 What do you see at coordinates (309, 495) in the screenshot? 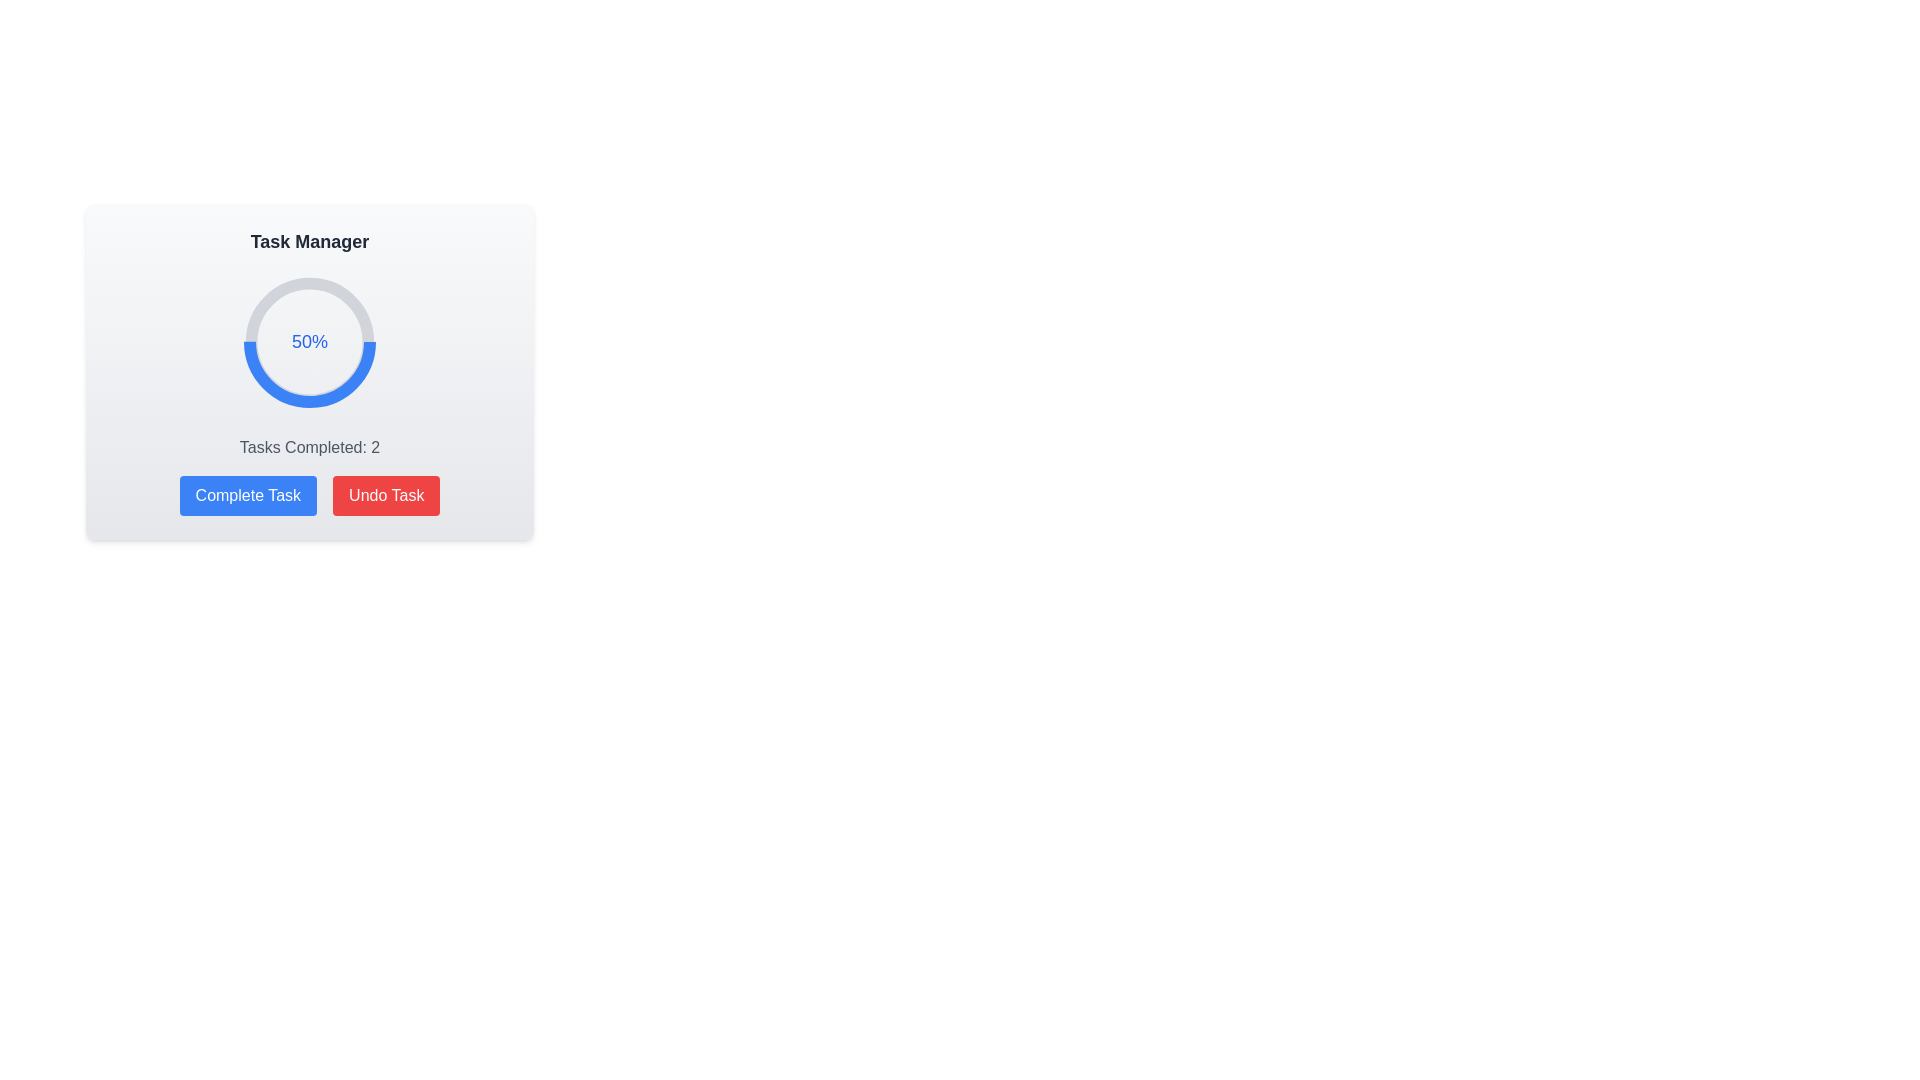
I see `the blue 'Complete Task' button and the red 'Undo Task' button to trigger their hover effects` at bounding box center [309, 495].